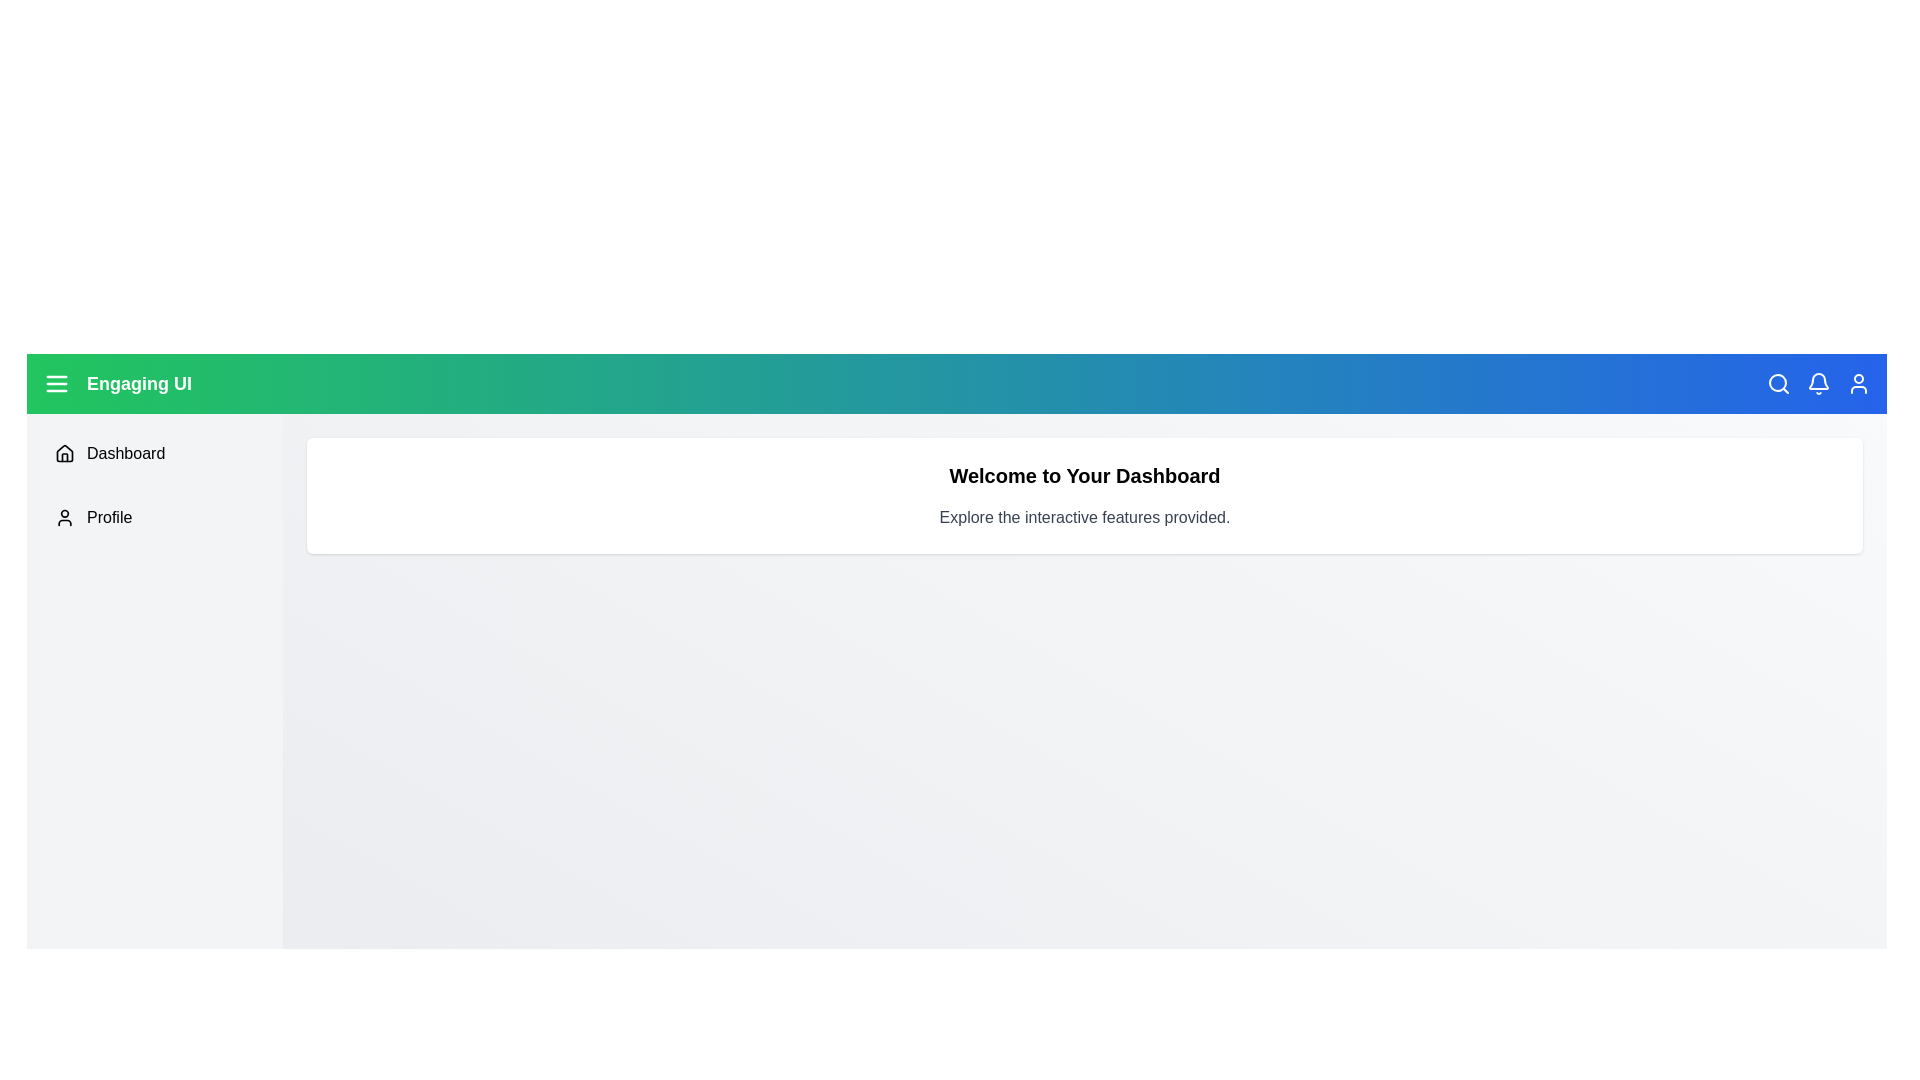 The width and height of the screenshot is (1920, 1080). What do you see at coordinates (57, 384) in the screenshot?
I see `menu button to toggle the sidebar visibility` at bounding box center [57, 384].